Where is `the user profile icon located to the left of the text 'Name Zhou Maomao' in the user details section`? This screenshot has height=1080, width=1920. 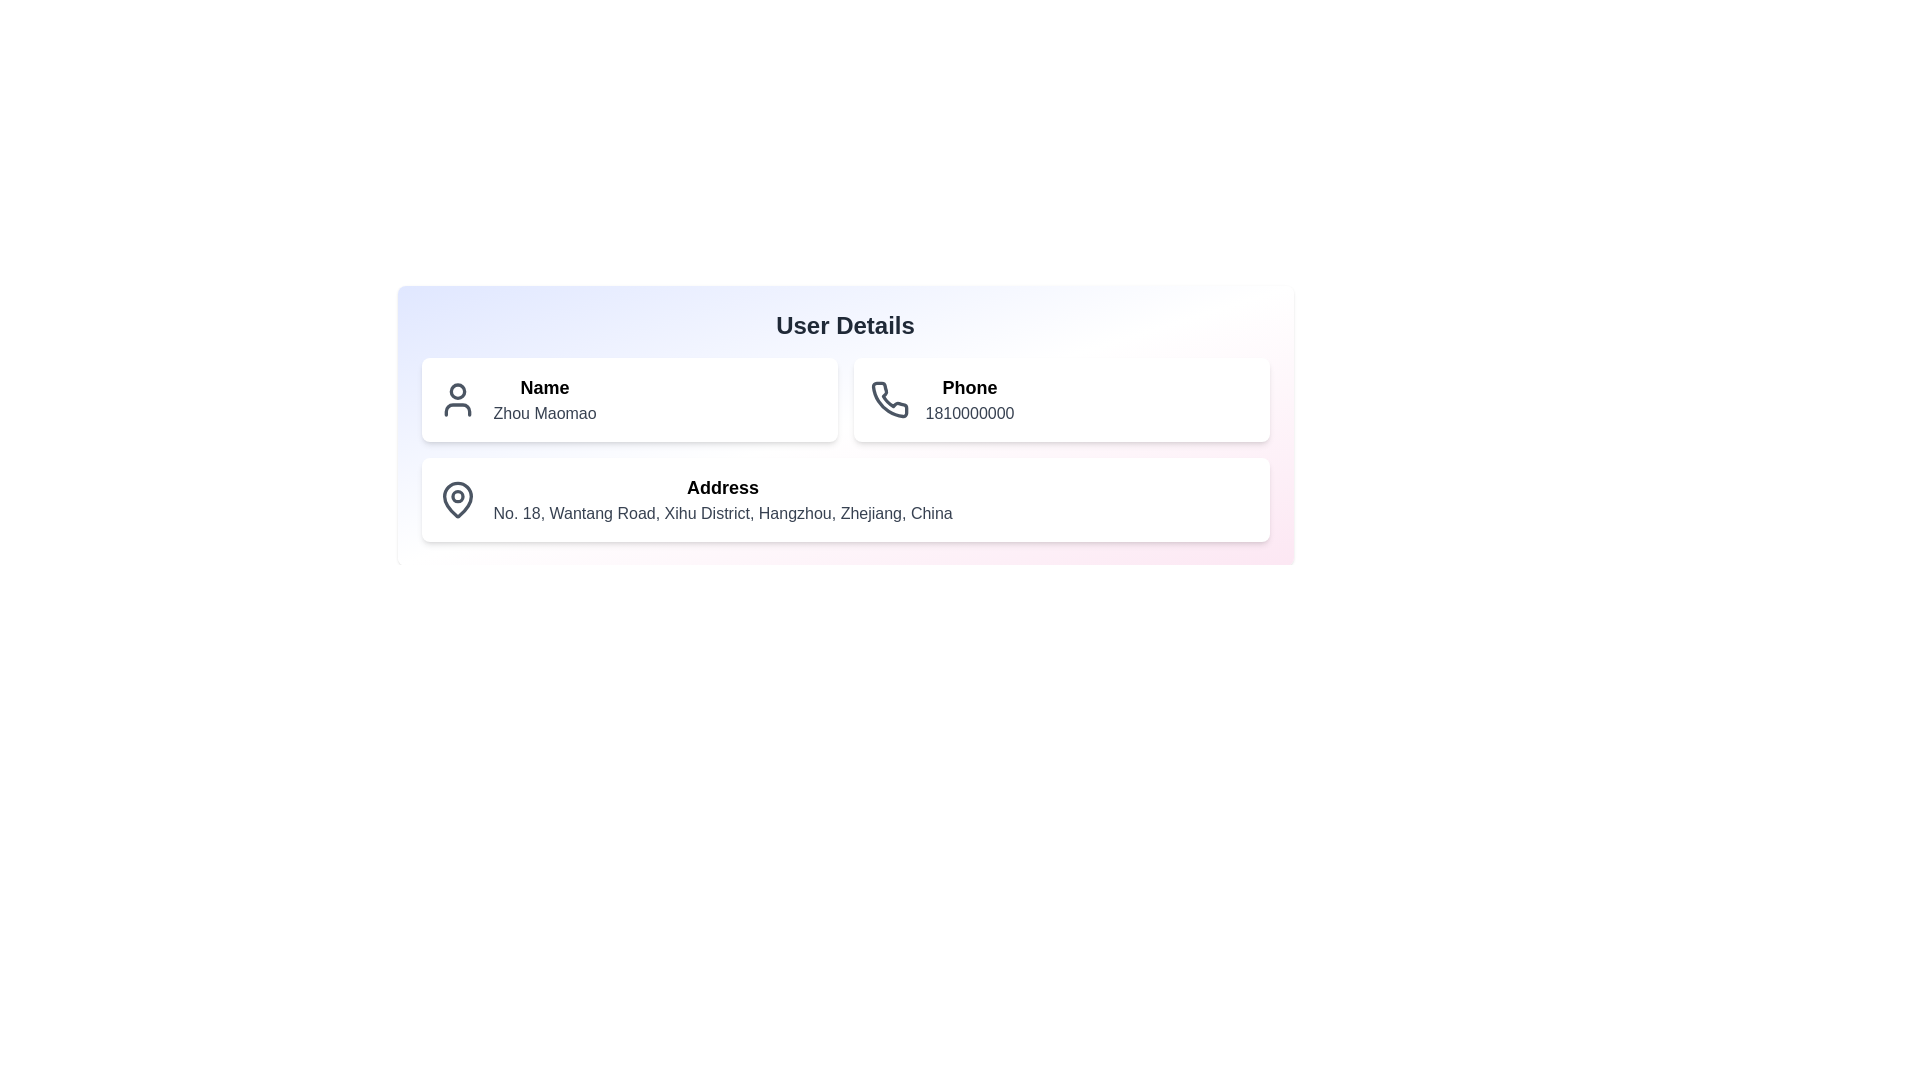
the user profile icon located to the left of the text 'Name Zhou Maomao' in the user details section is located at coordinates (456, 391).